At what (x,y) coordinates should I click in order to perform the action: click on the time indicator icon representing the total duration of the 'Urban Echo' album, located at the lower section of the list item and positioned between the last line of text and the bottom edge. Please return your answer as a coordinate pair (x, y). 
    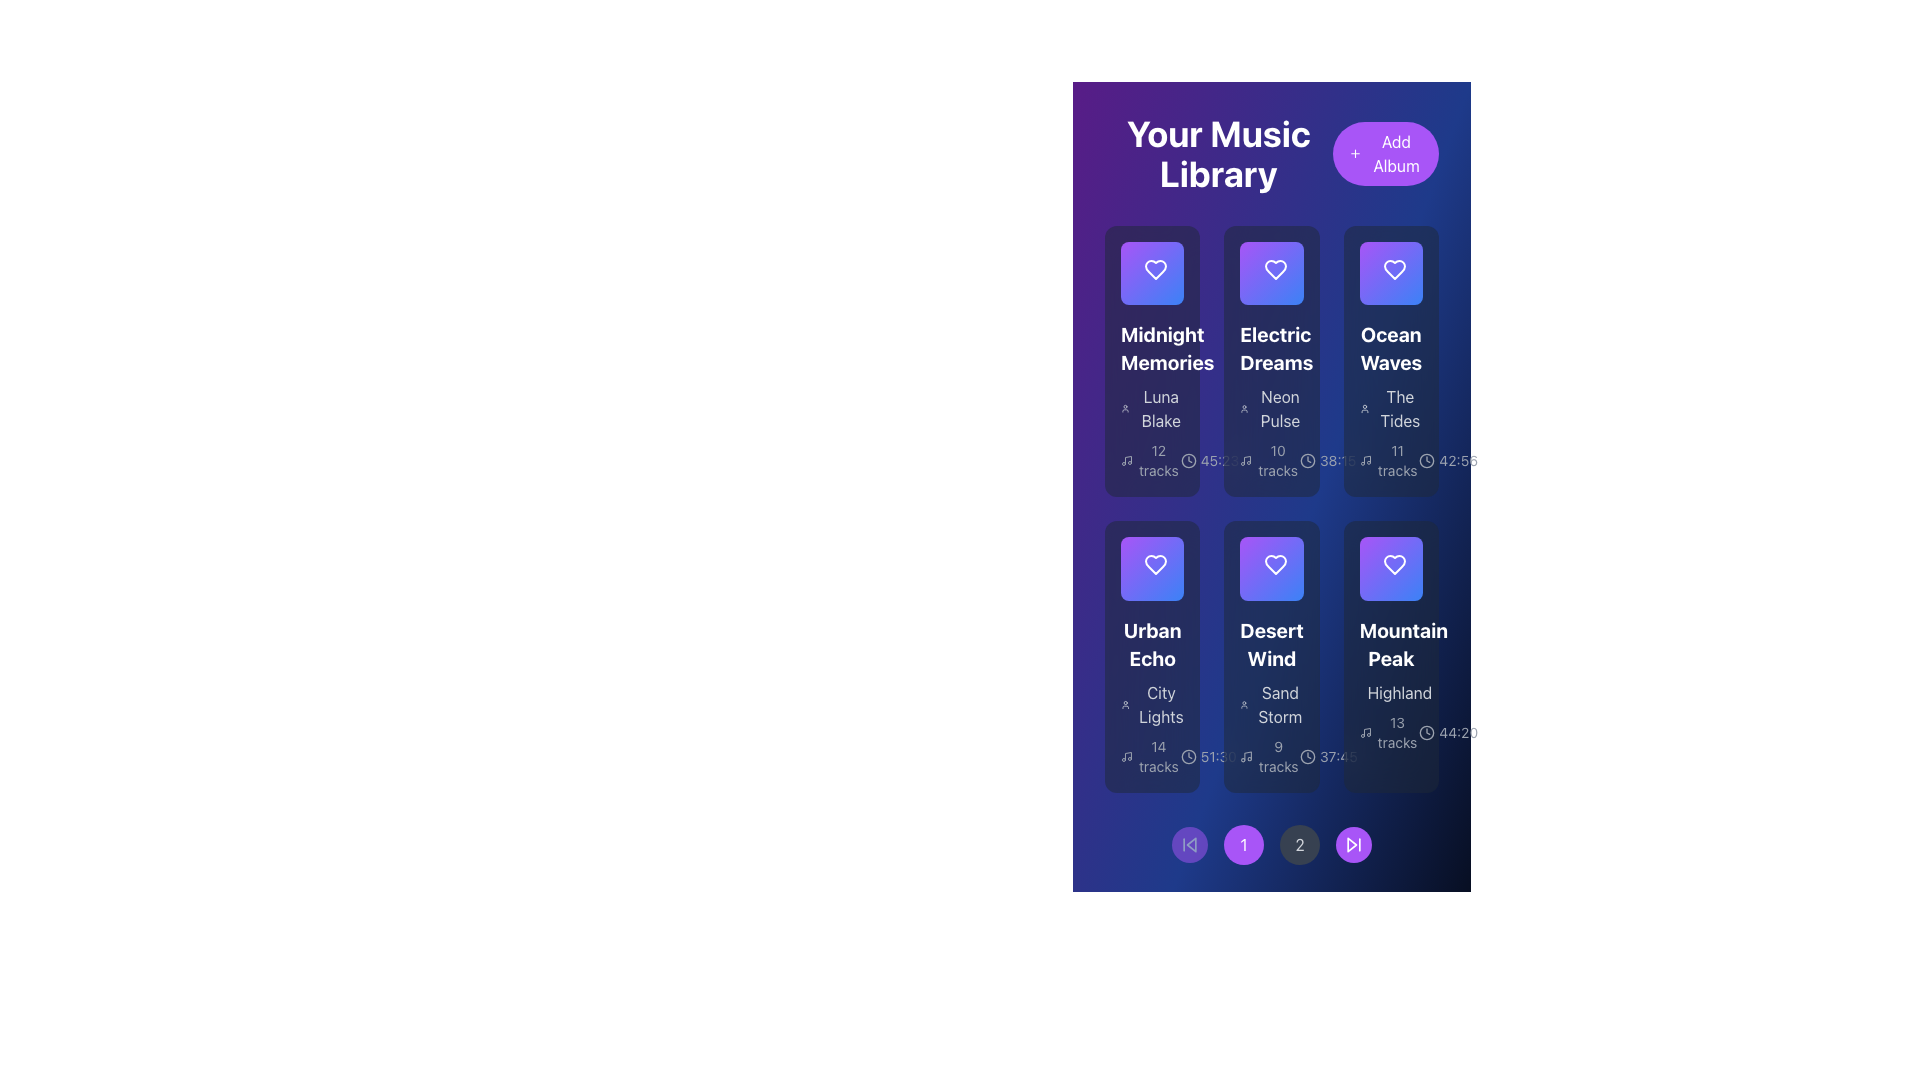
    Looking at the image, I should click on (1188, 756).